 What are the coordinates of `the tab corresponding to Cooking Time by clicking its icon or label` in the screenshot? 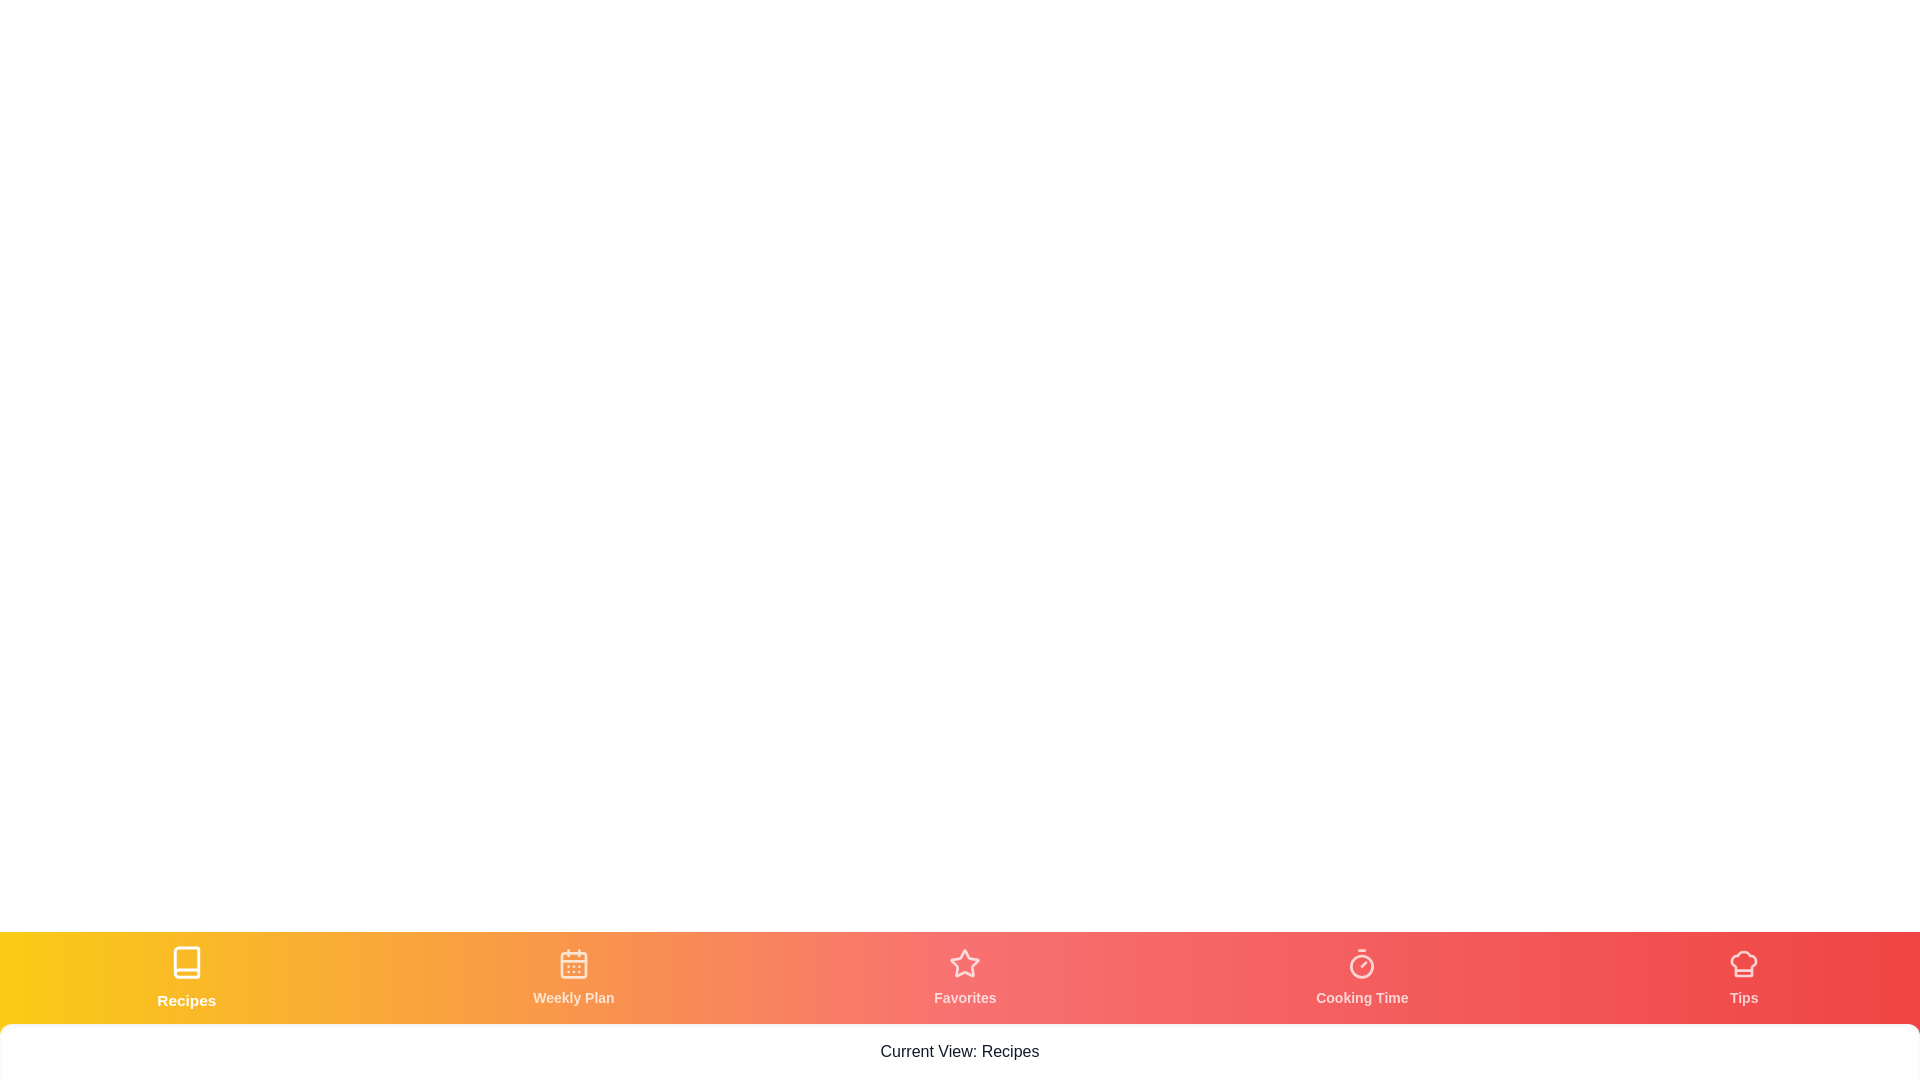 It's located at (1361, 977).